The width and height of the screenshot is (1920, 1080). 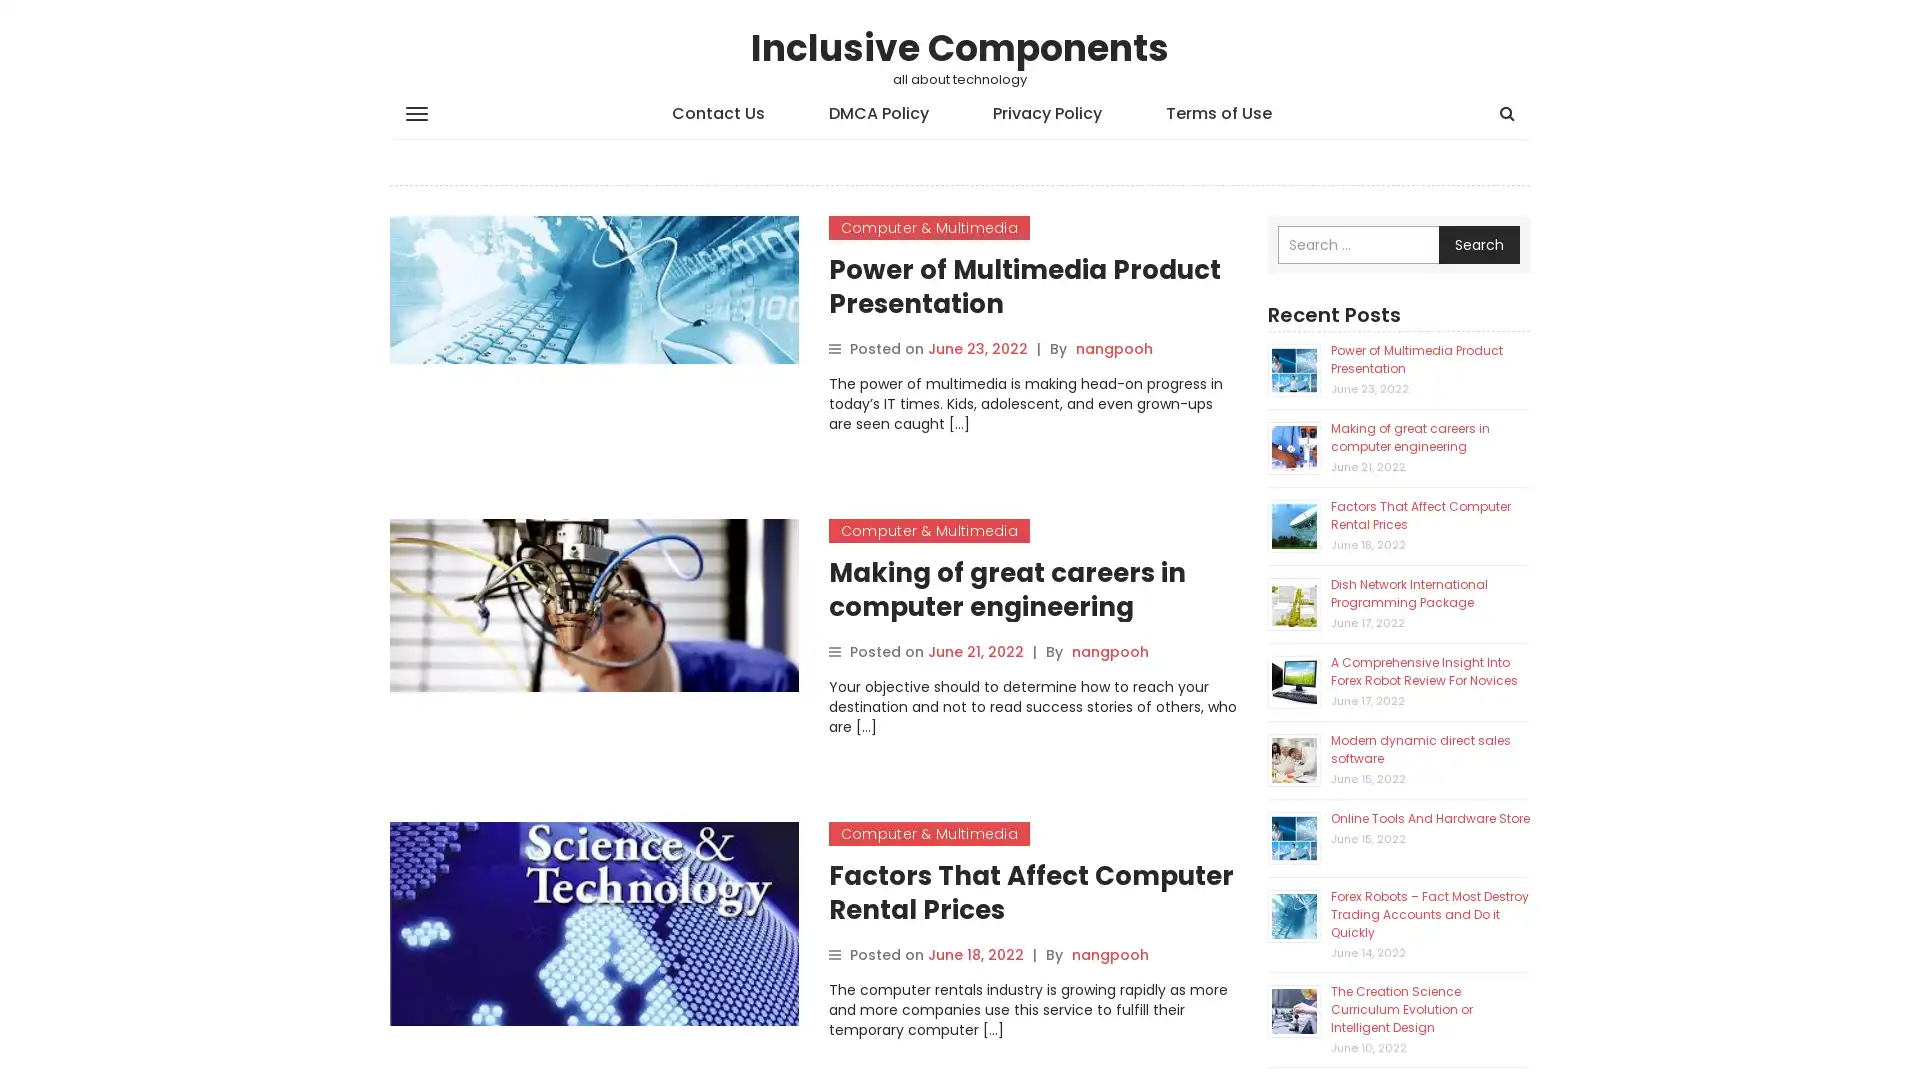 I want to click on Search, so click(x=1479, y=244).